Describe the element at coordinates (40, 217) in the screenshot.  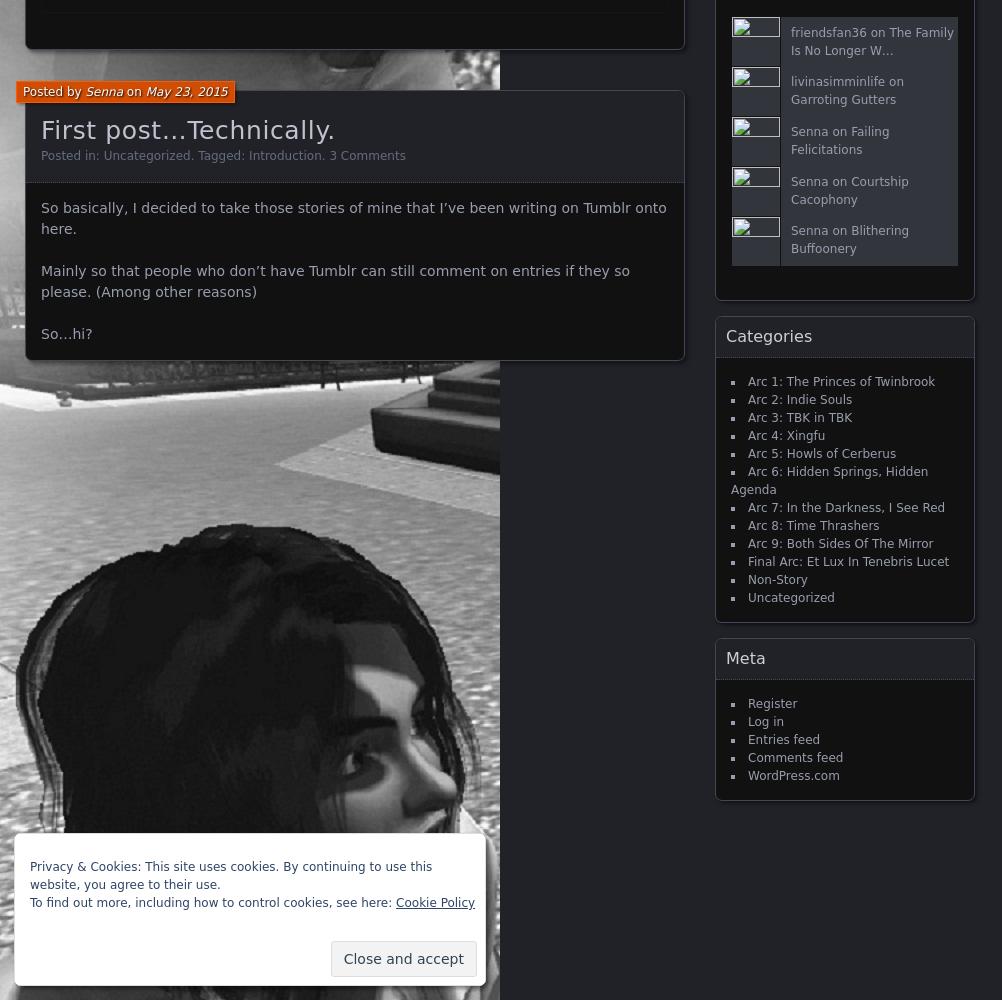
I see `'So basically, I decided to take those stories of mine that I’ve been writing on Tumblr onto here.'` at that location.